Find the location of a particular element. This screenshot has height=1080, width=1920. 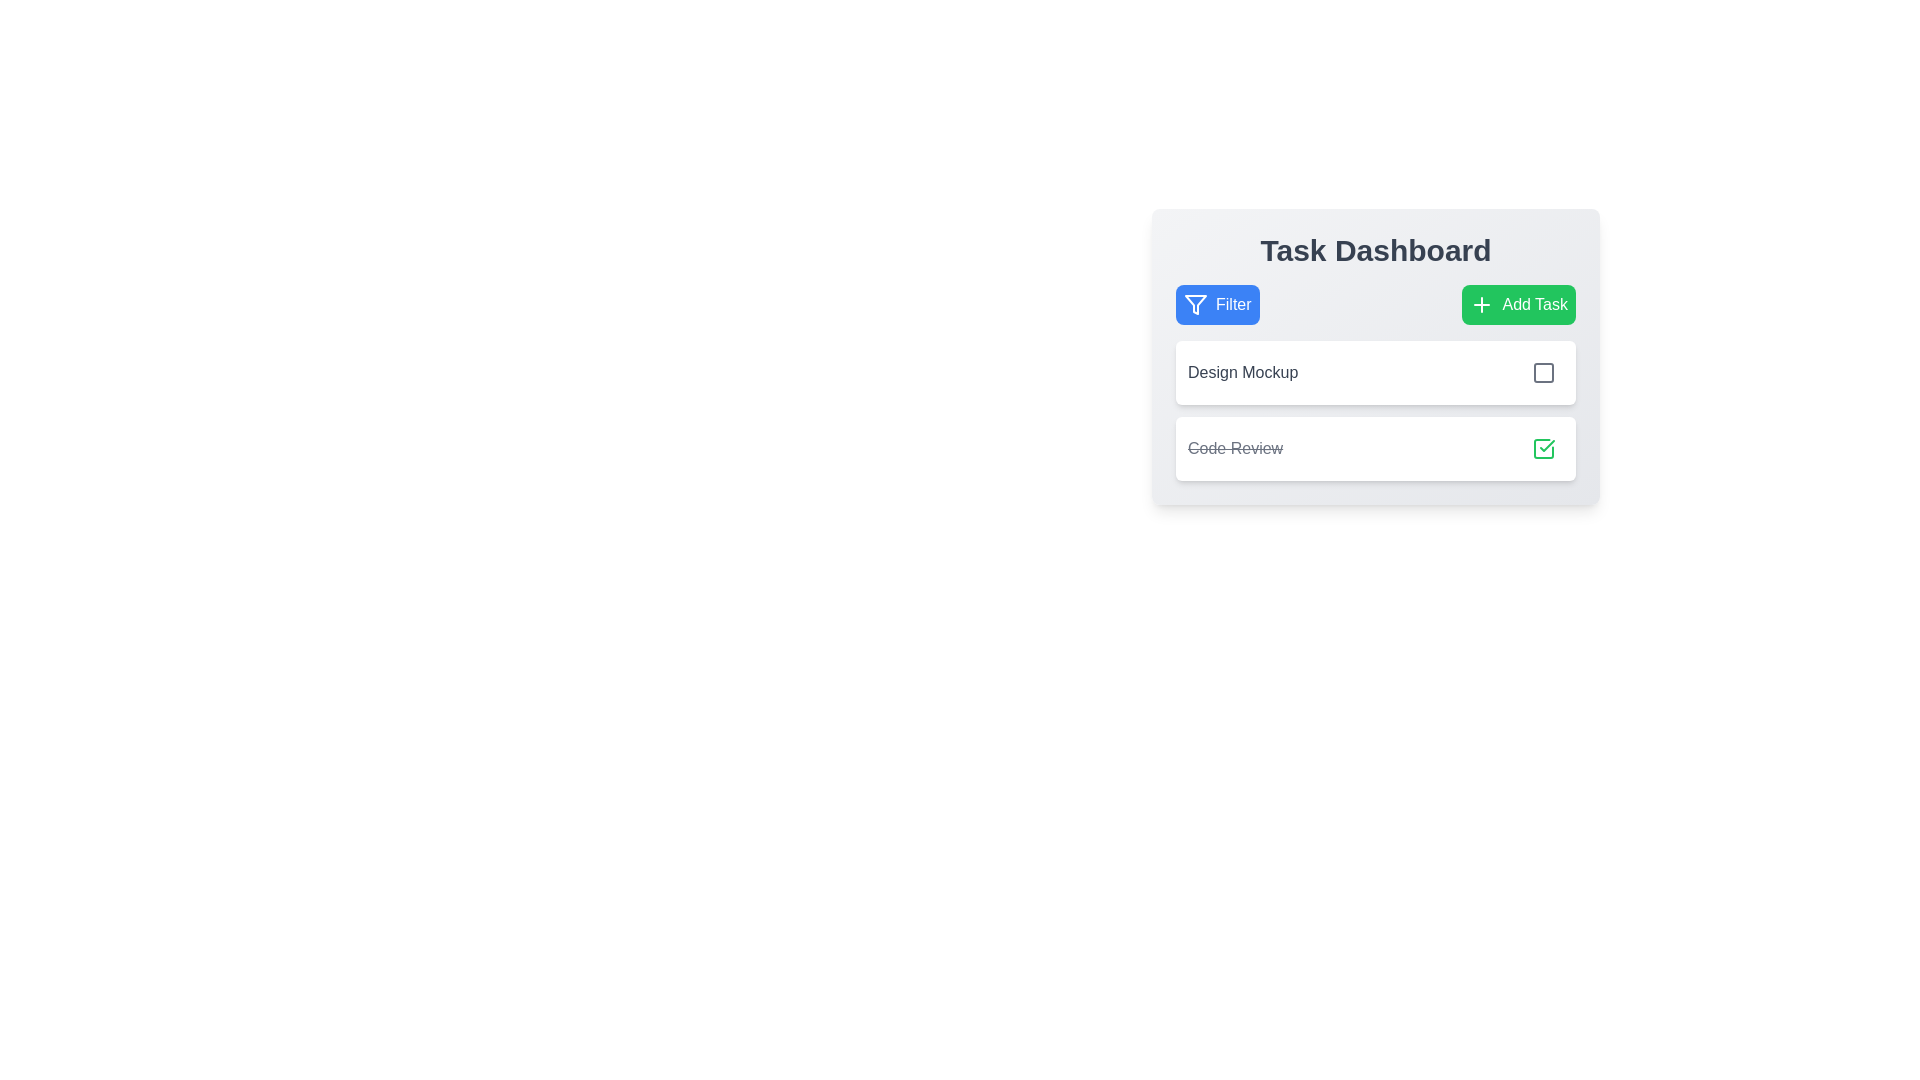

the funnel-shaped SVG icon located within the blue 'Filter' button, positioned to the left of the text label is located at coordinates (1195, 304).